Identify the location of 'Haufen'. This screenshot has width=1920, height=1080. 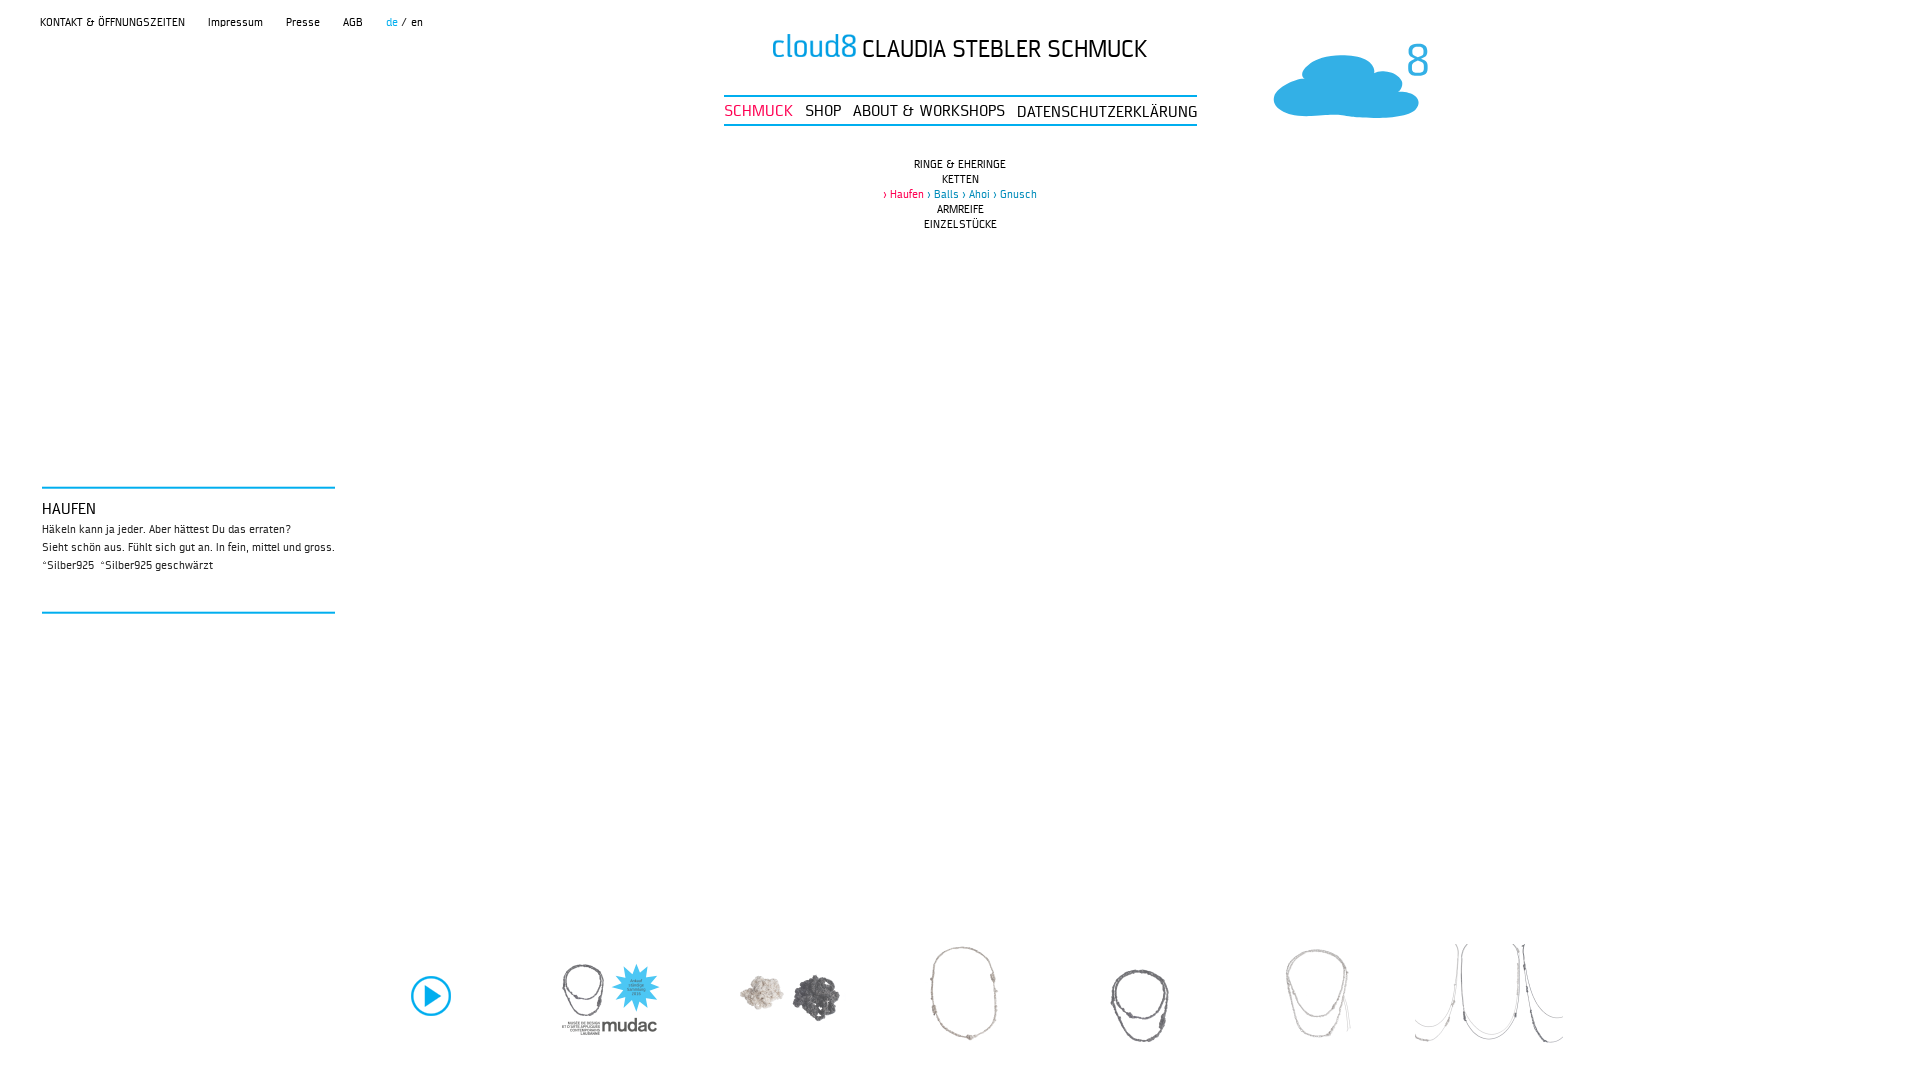
(902, 195).